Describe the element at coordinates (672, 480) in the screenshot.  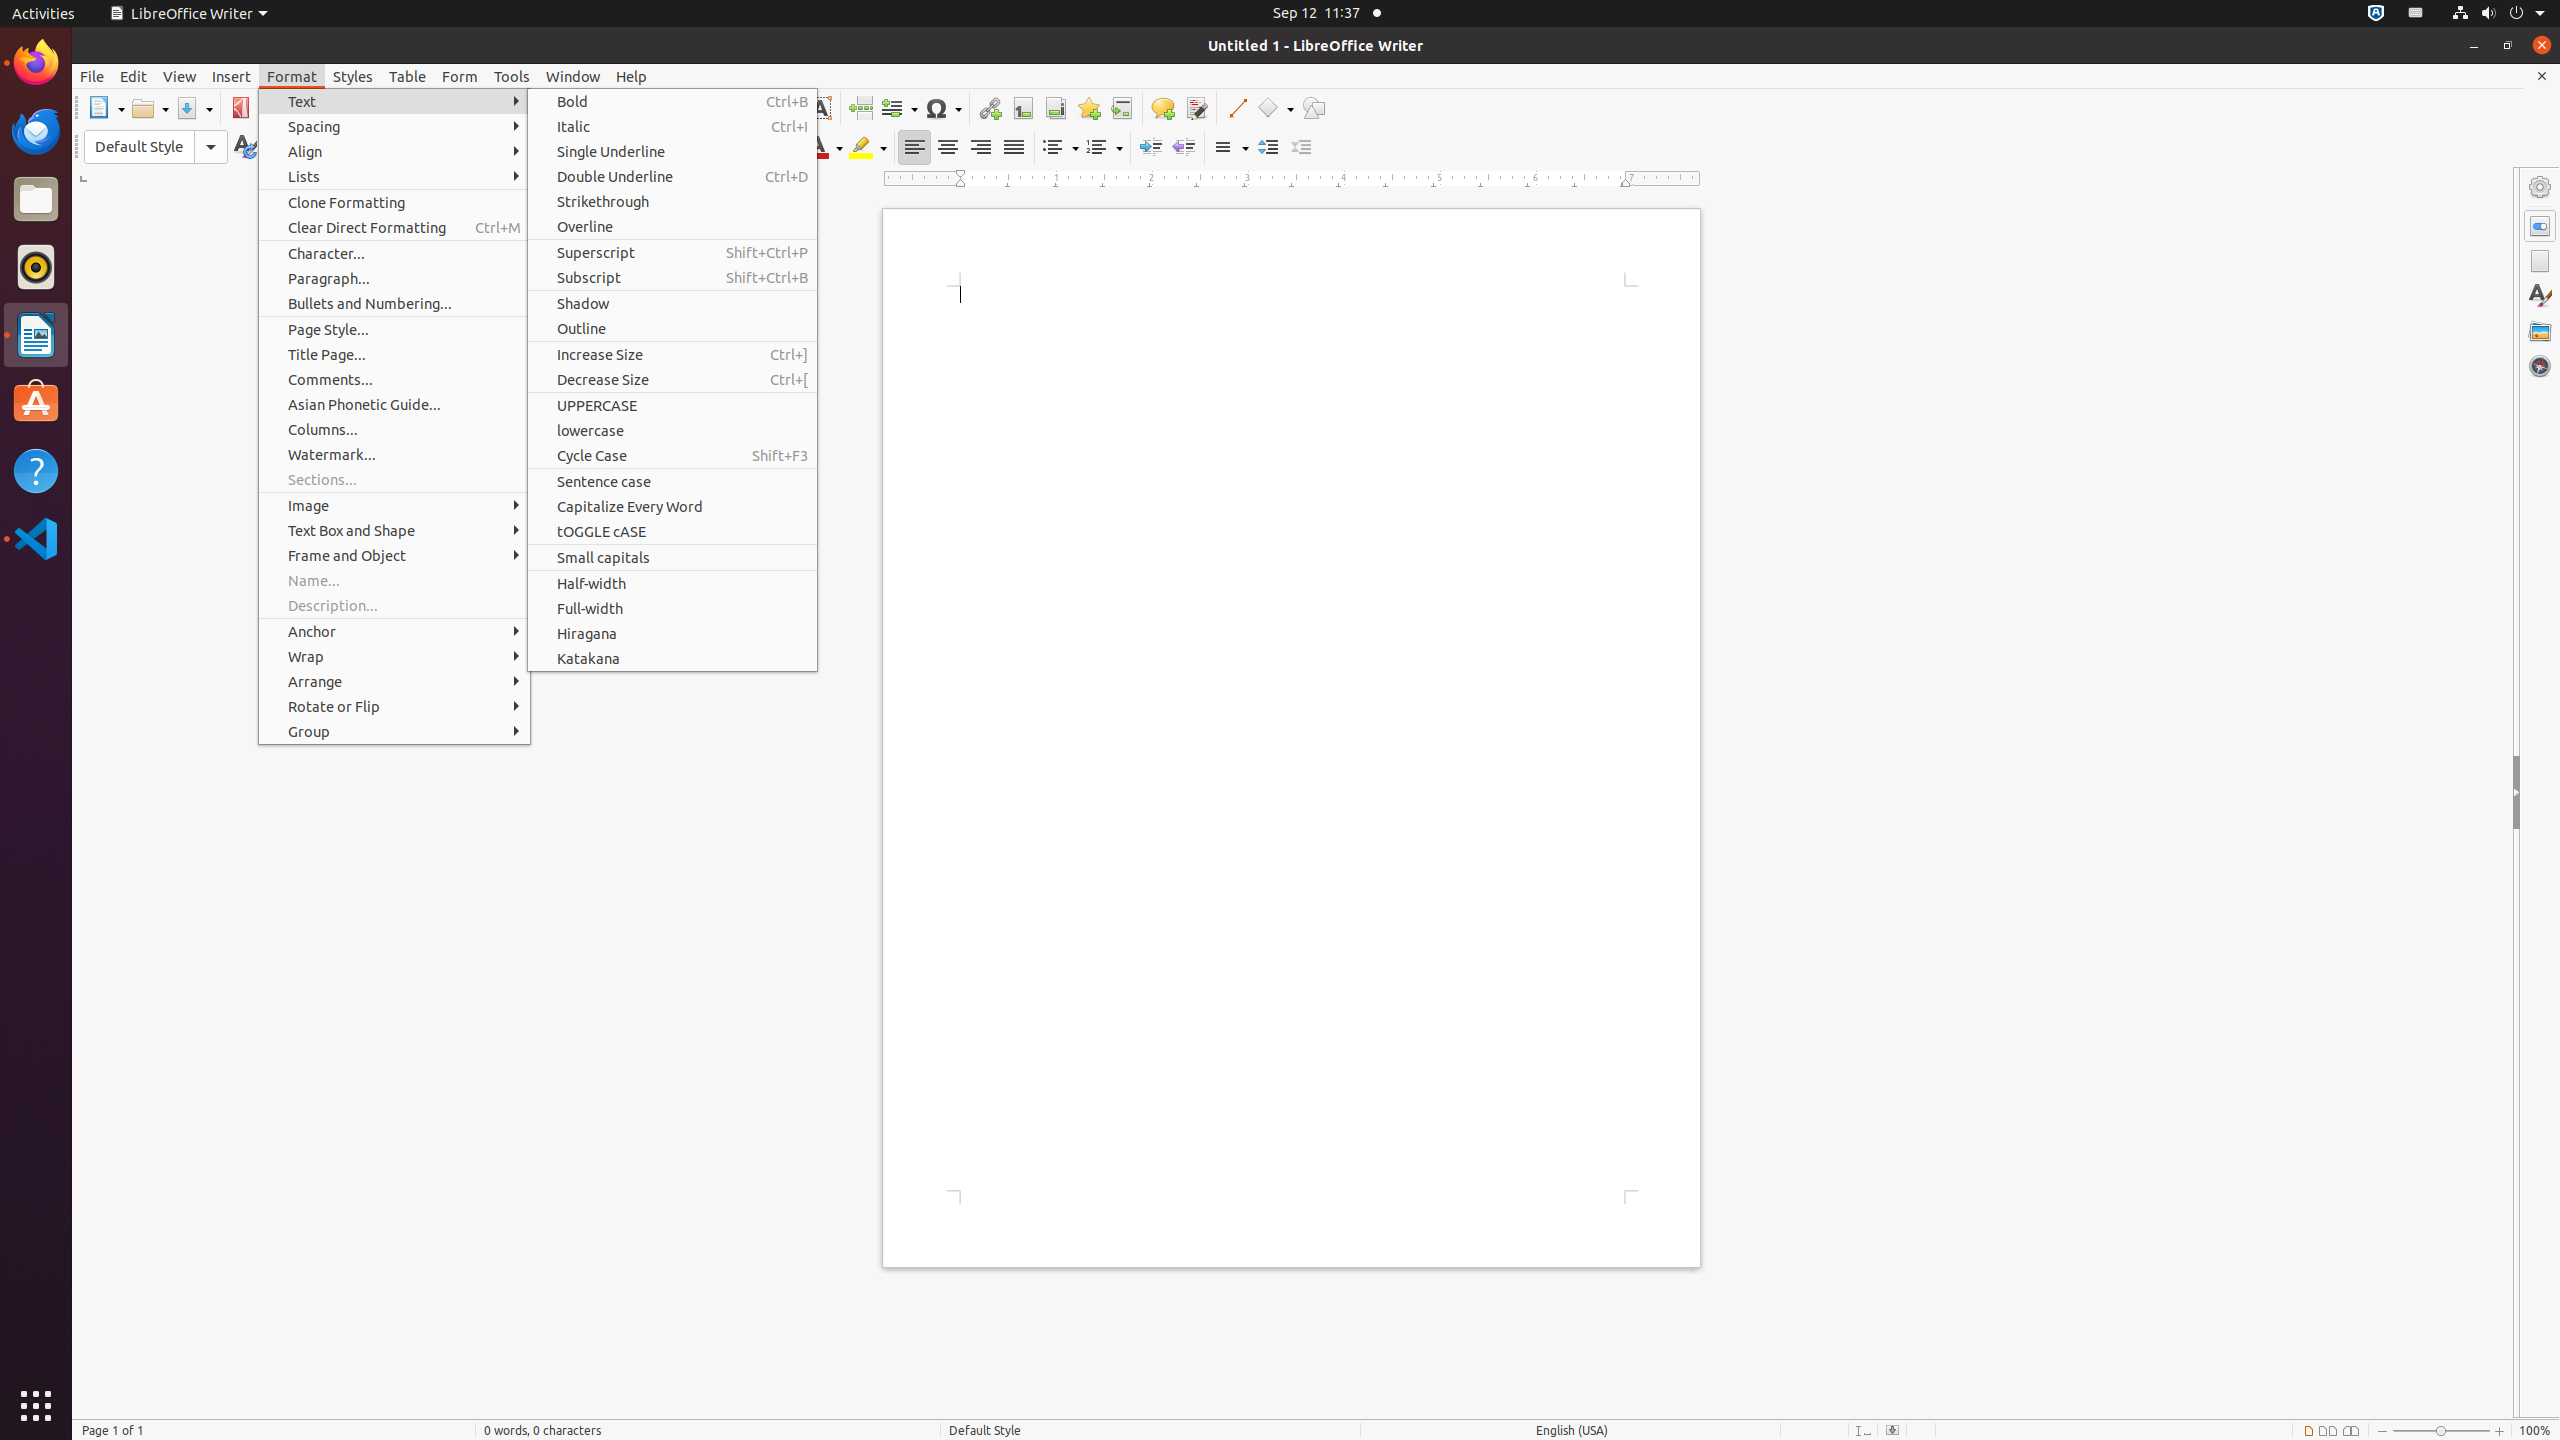
I see `'Sentence case'` at that location.